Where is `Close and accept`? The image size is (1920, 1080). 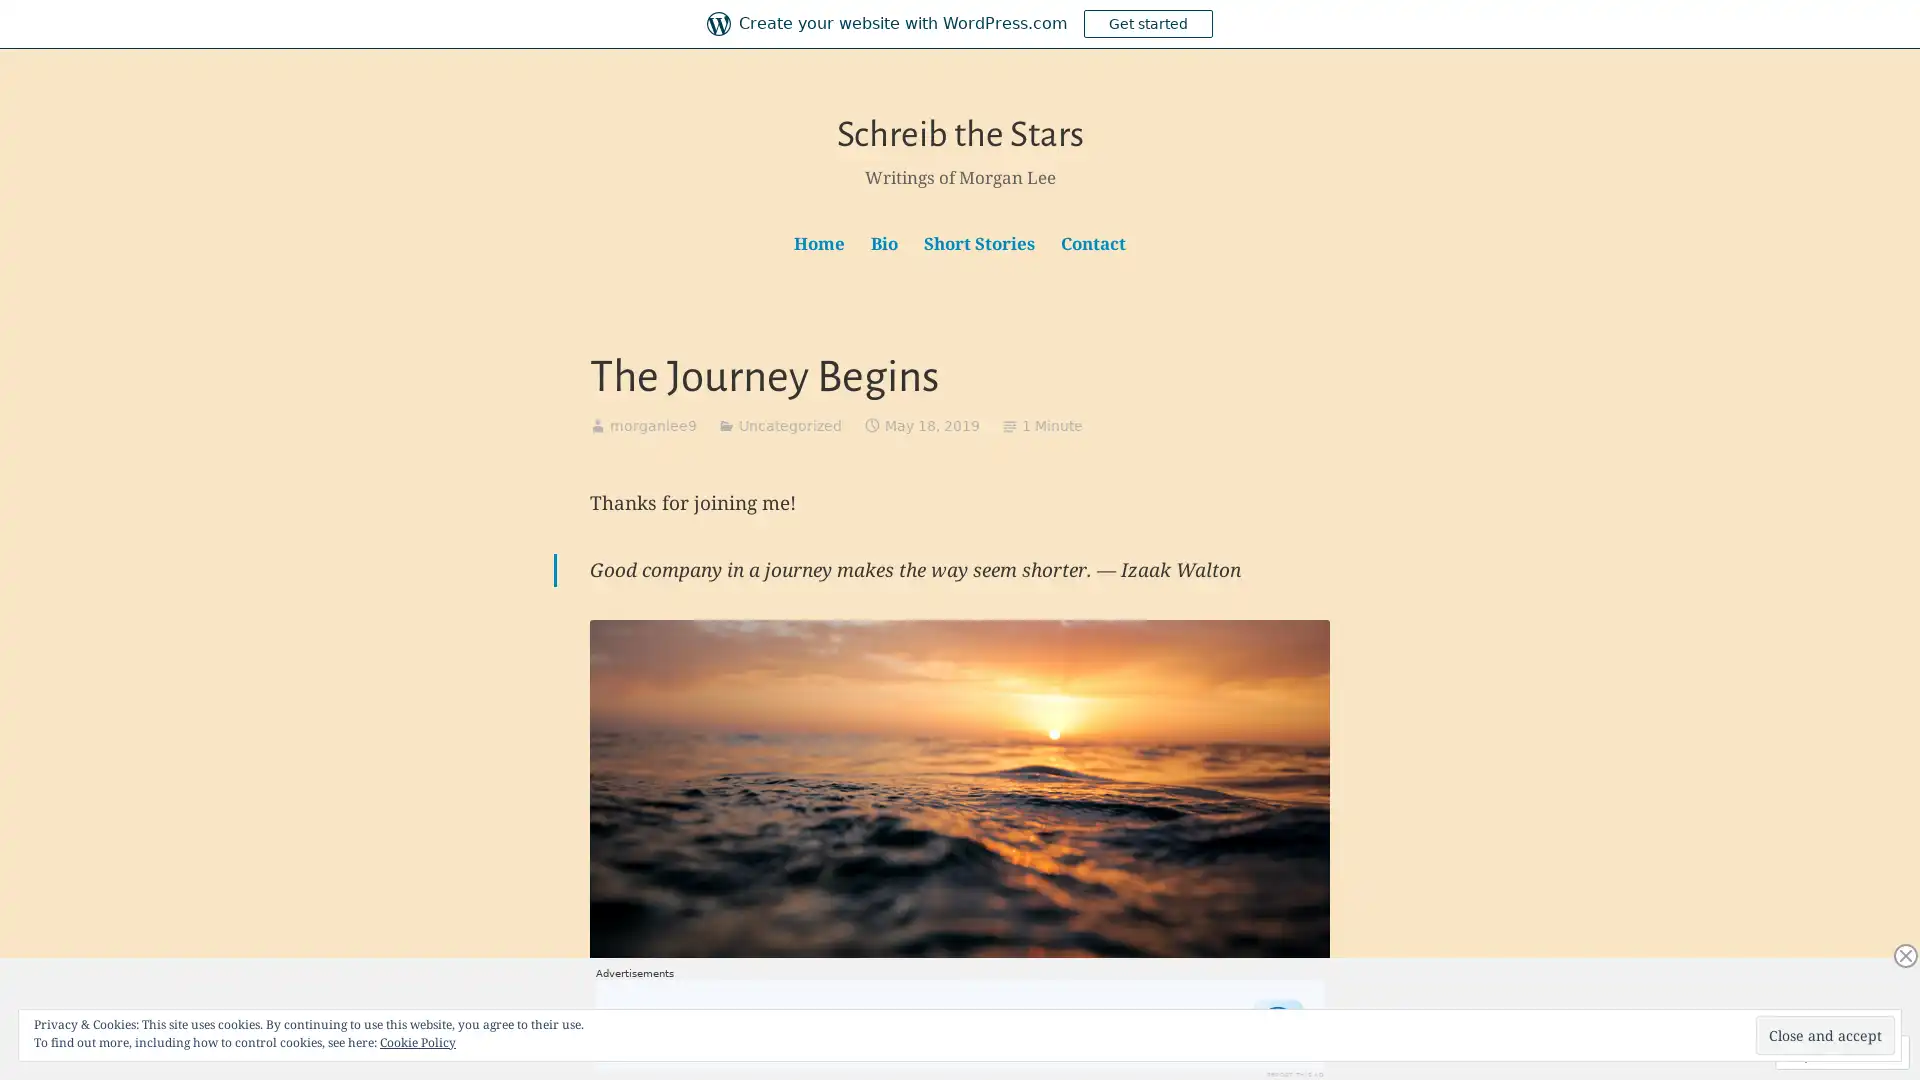 Close and accept is located at coordinates (1825, 1035).